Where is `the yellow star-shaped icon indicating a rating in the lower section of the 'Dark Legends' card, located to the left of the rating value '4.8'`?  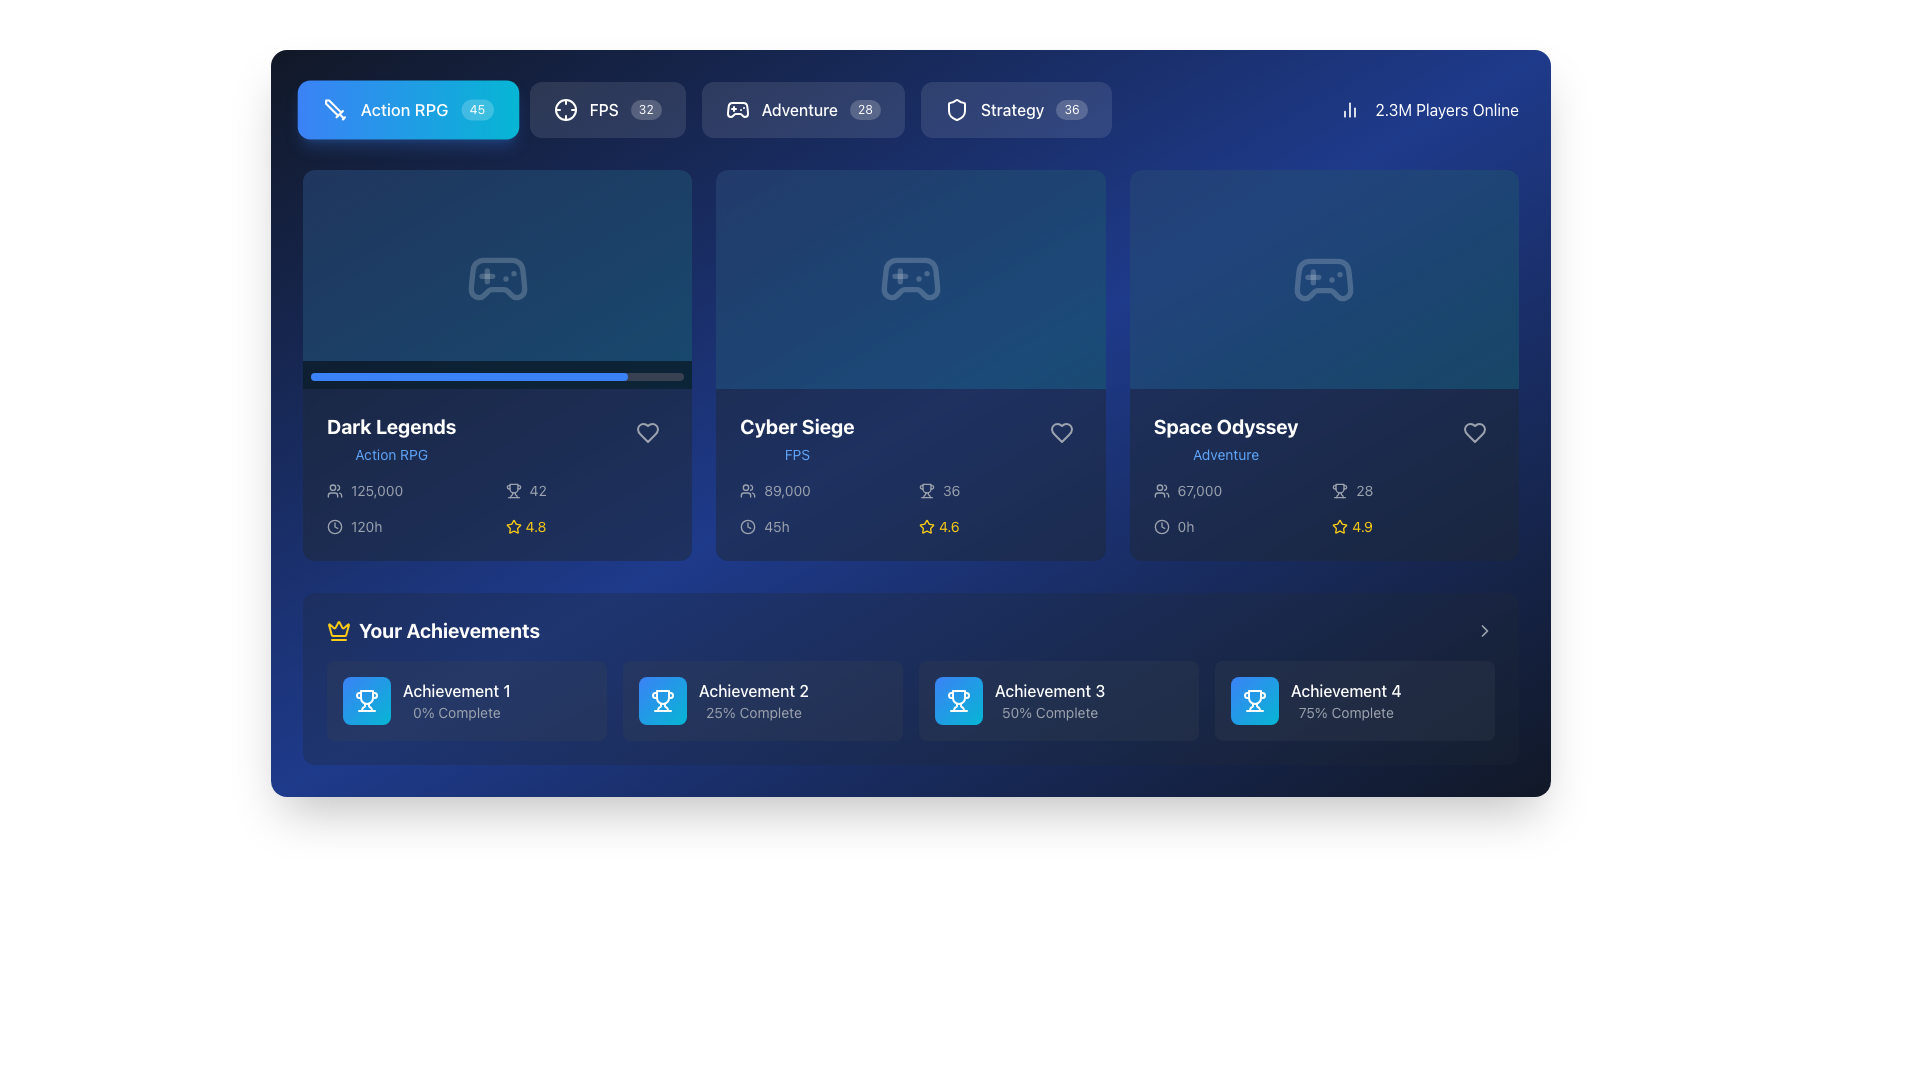
the yellow star-shaped icon indicating a rating in the lower section of the 'Dark Legends' card, located to the left of the rating value '4.8' is located at coordinates (513, 525).